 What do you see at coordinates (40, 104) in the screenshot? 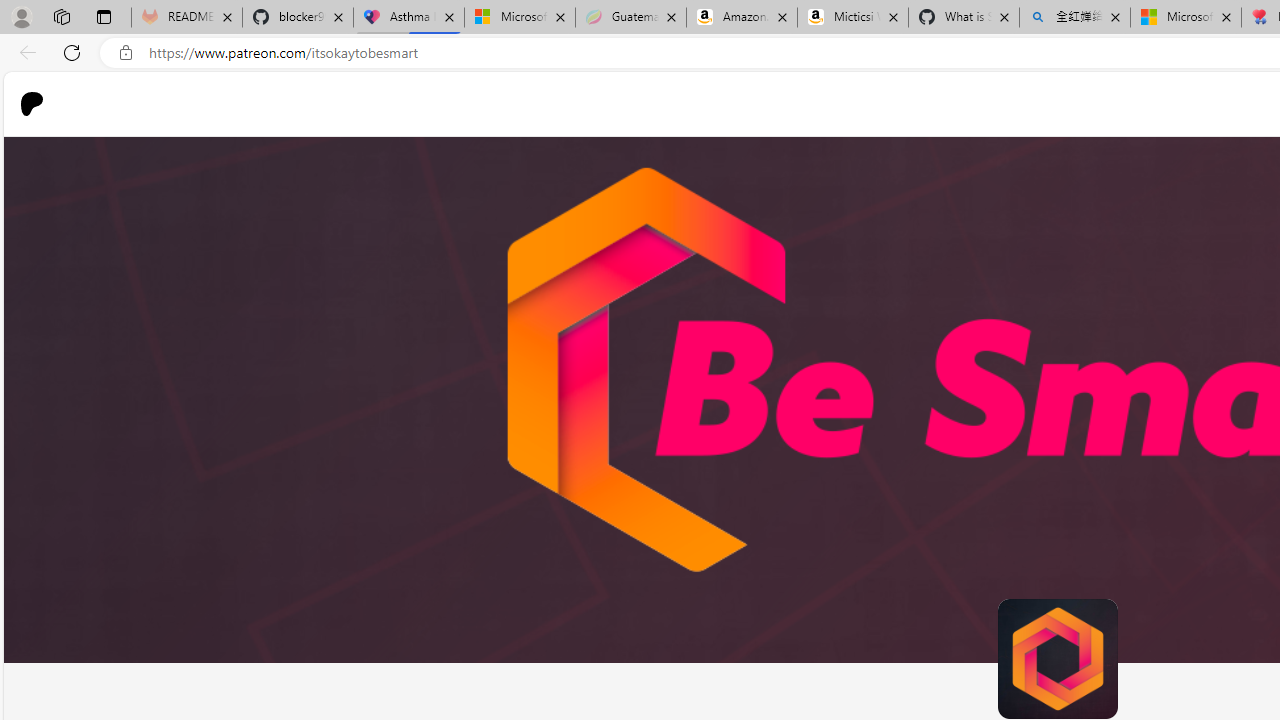
I see `'Go to home page'` at bounding box center [40, 104].